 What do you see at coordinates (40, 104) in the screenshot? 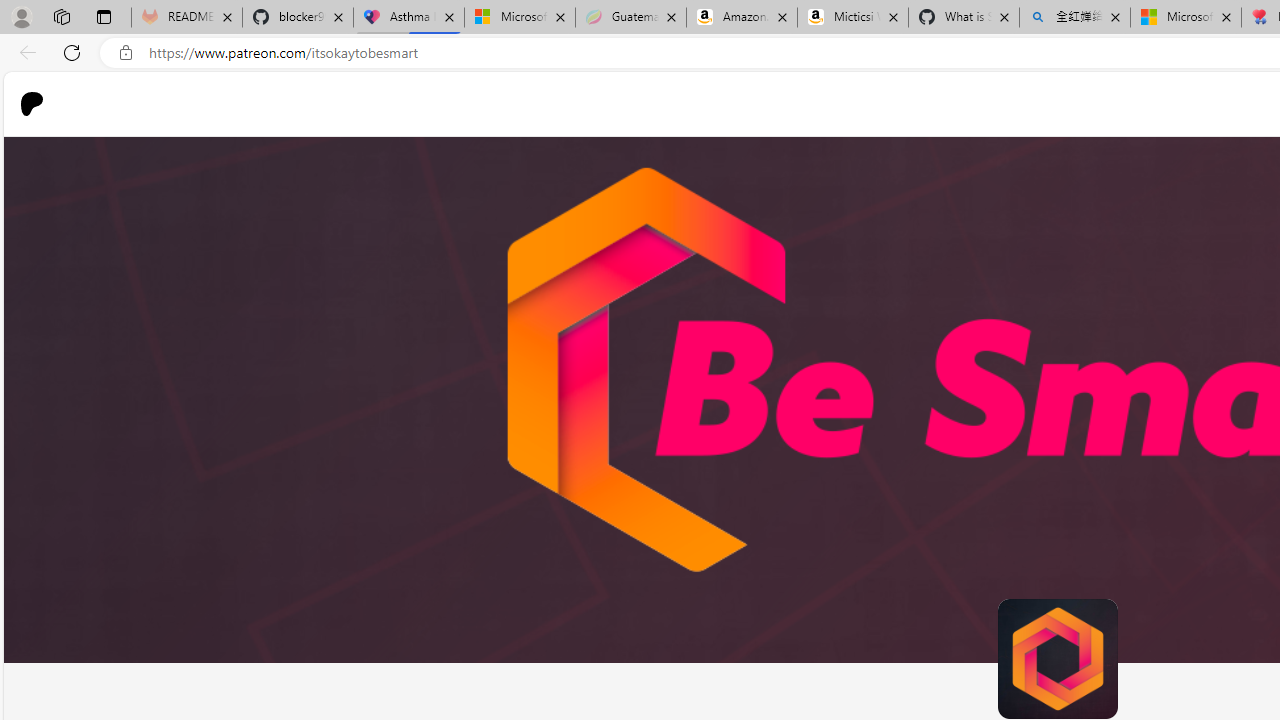
I see `'Go to home page'` at bounding box center [40, 104].